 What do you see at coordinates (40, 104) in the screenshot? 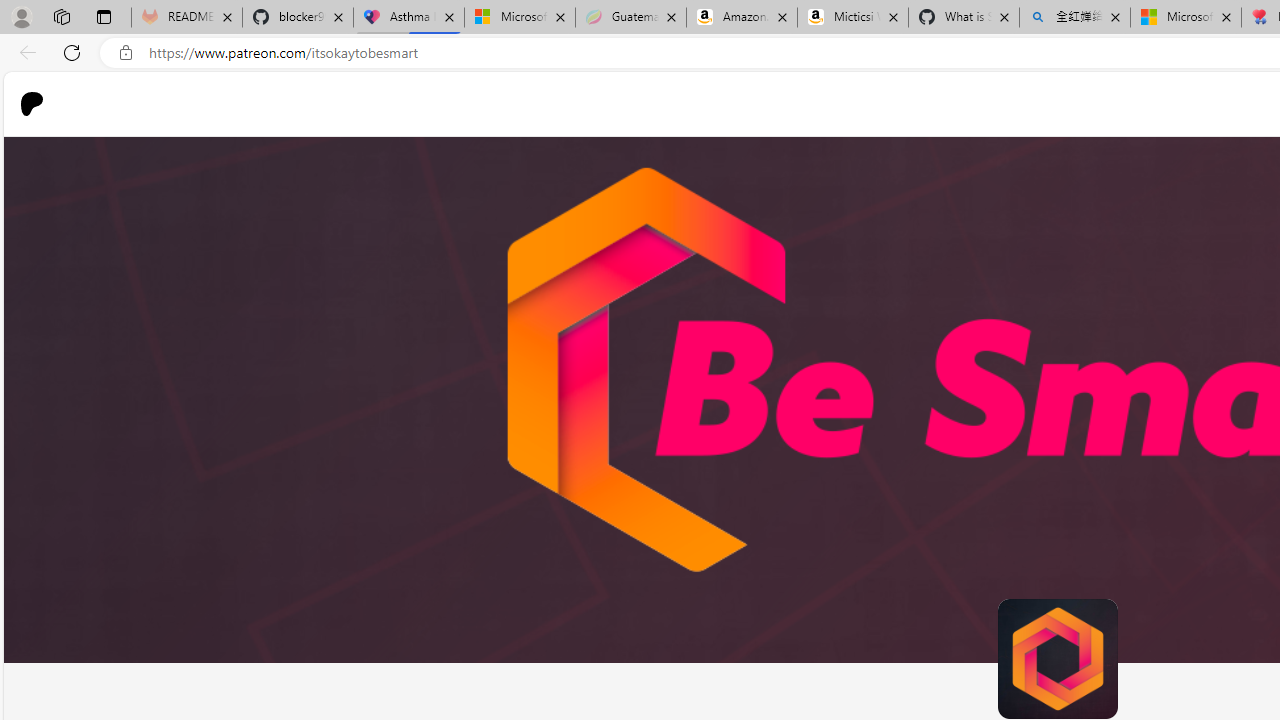
I see `'Go to home page'` at bounding box center [40, 104].